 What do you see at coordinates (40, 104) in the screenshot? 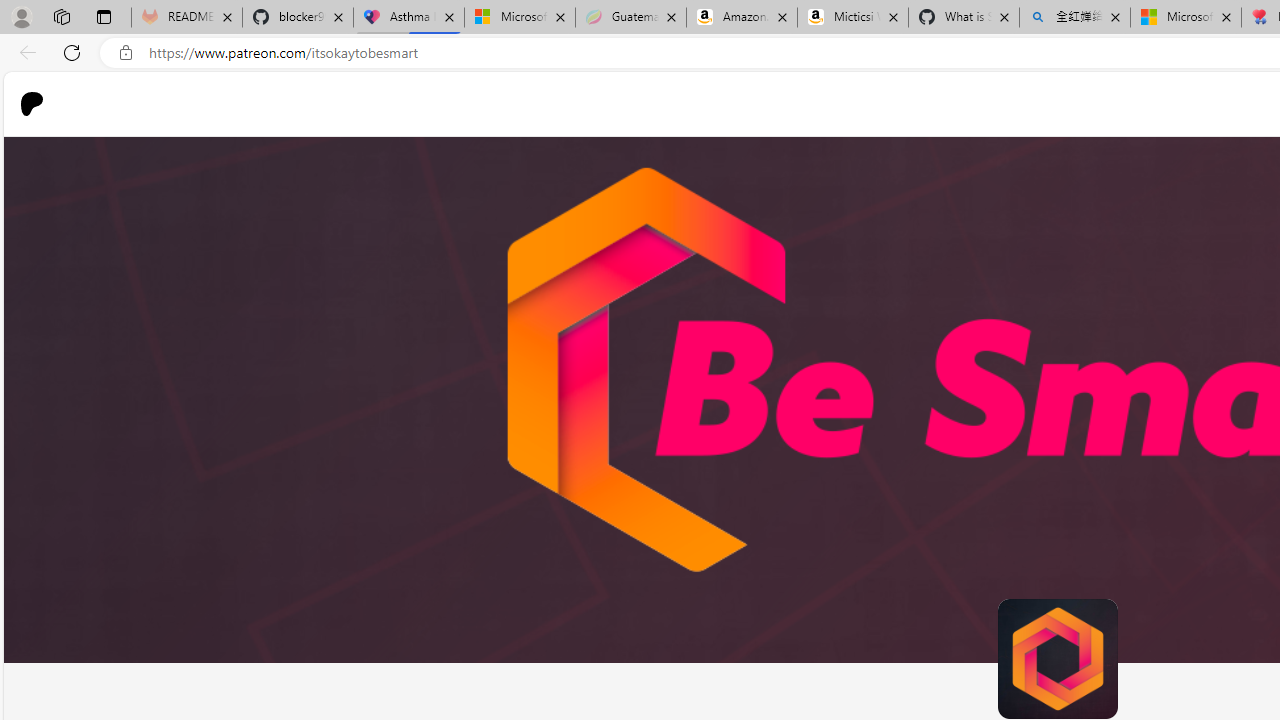
I see `'Go to home page'` at bounding box center [40, 104].